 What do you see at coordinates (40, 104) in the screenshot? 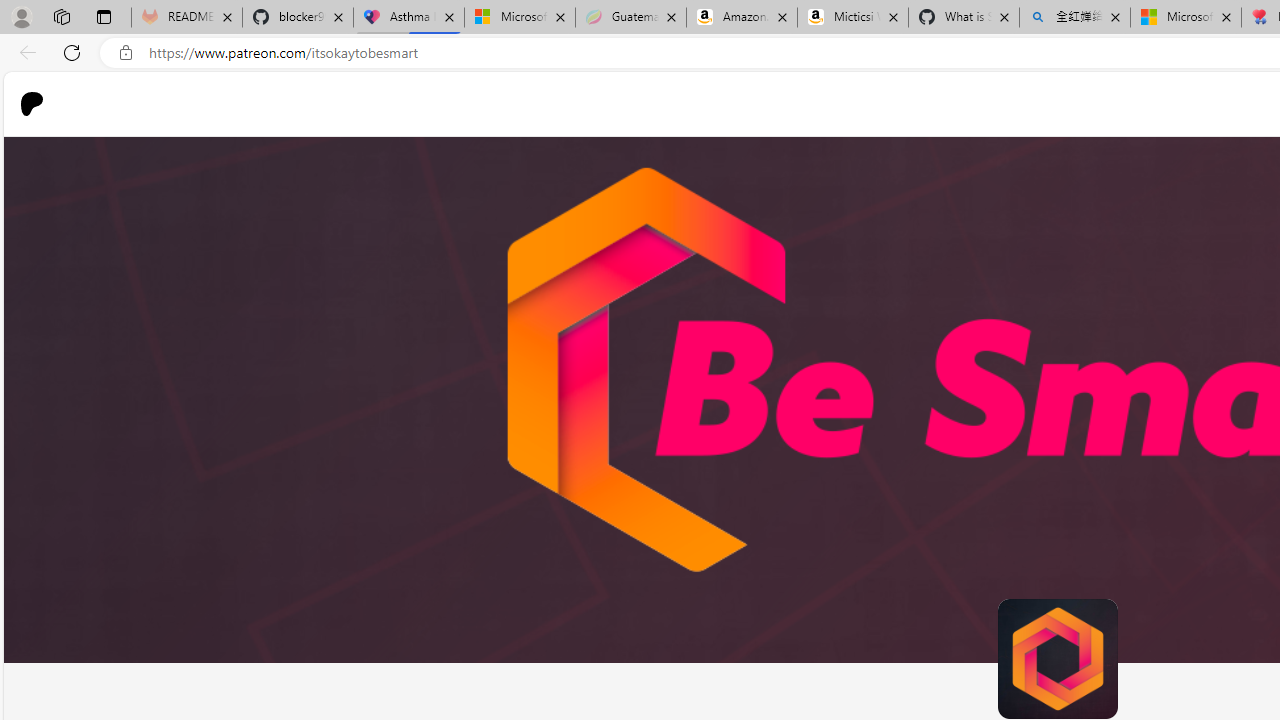
I see `'Go to home page'` at bounding box center [40, 104].